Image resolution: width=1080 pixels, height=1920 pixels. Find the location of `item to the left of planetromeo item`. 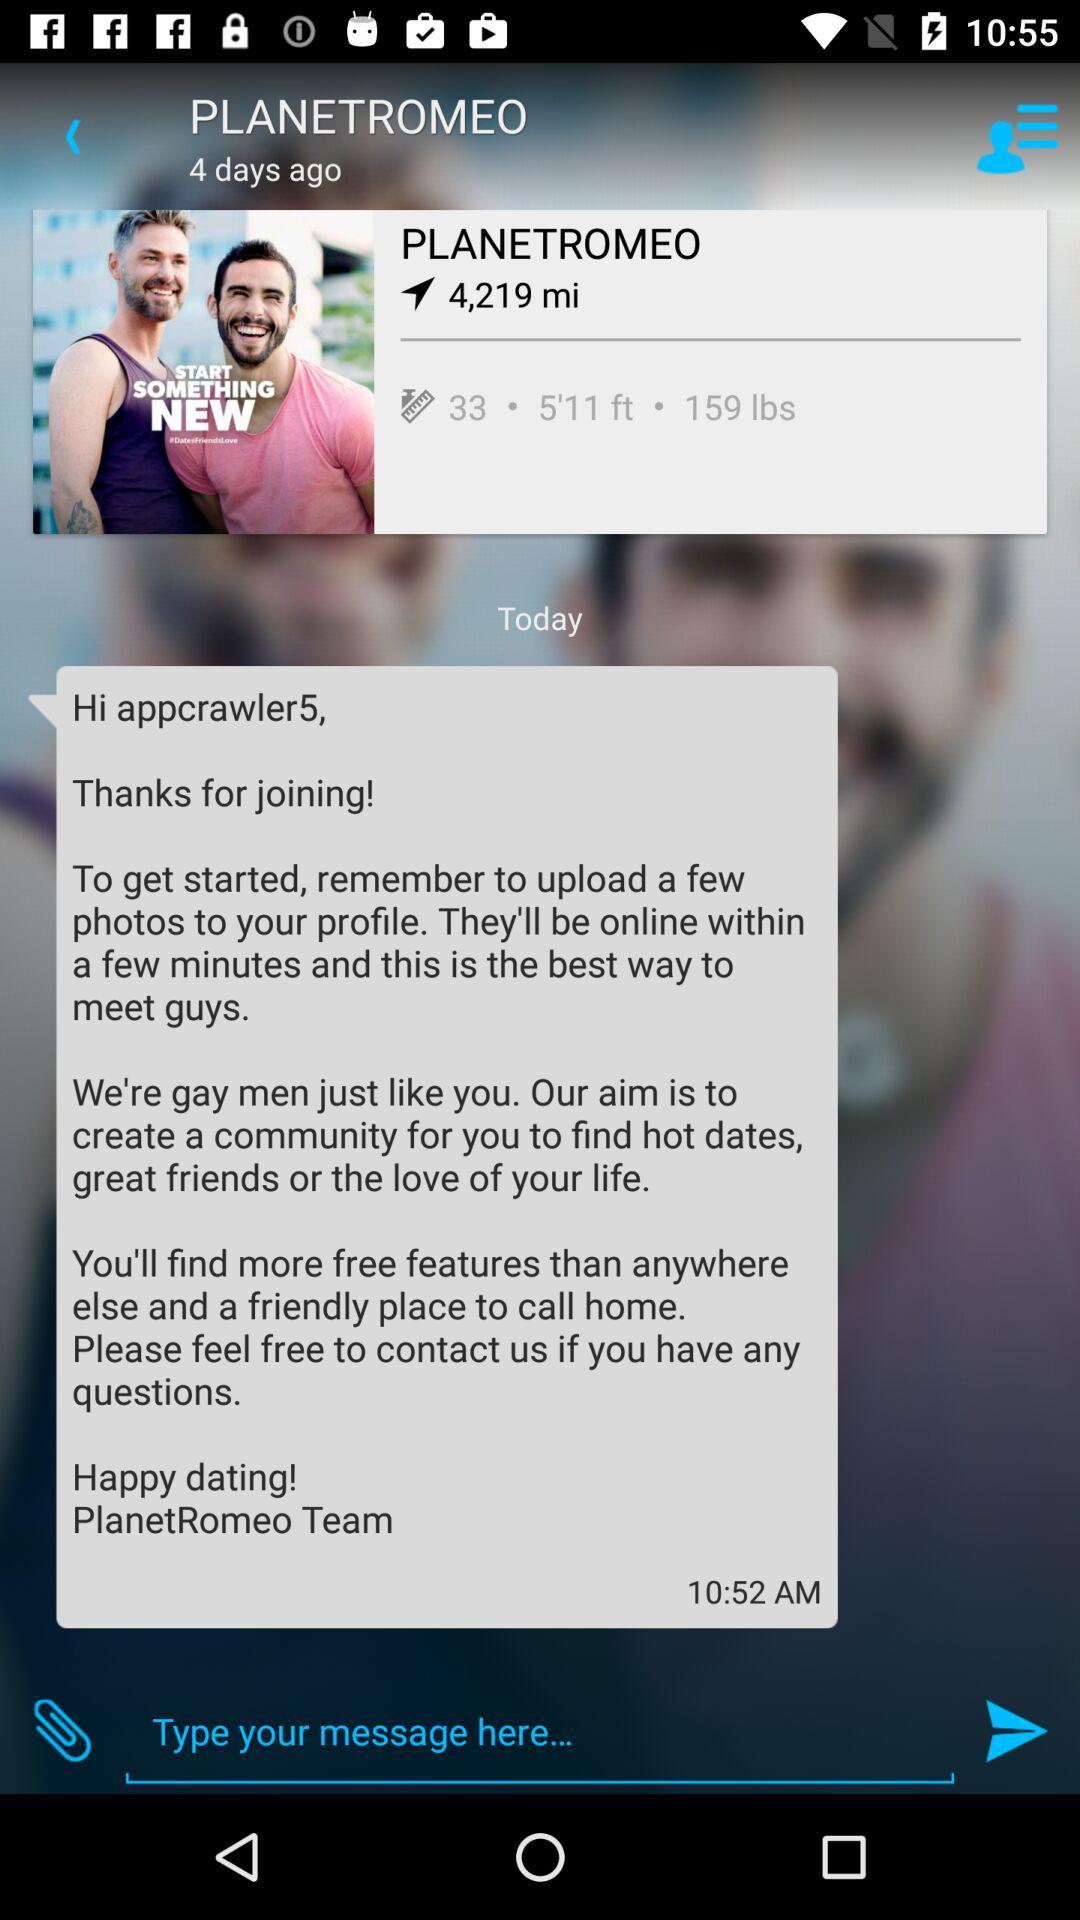

item to the left of planetromeo item is located at coordinates (72, 135).